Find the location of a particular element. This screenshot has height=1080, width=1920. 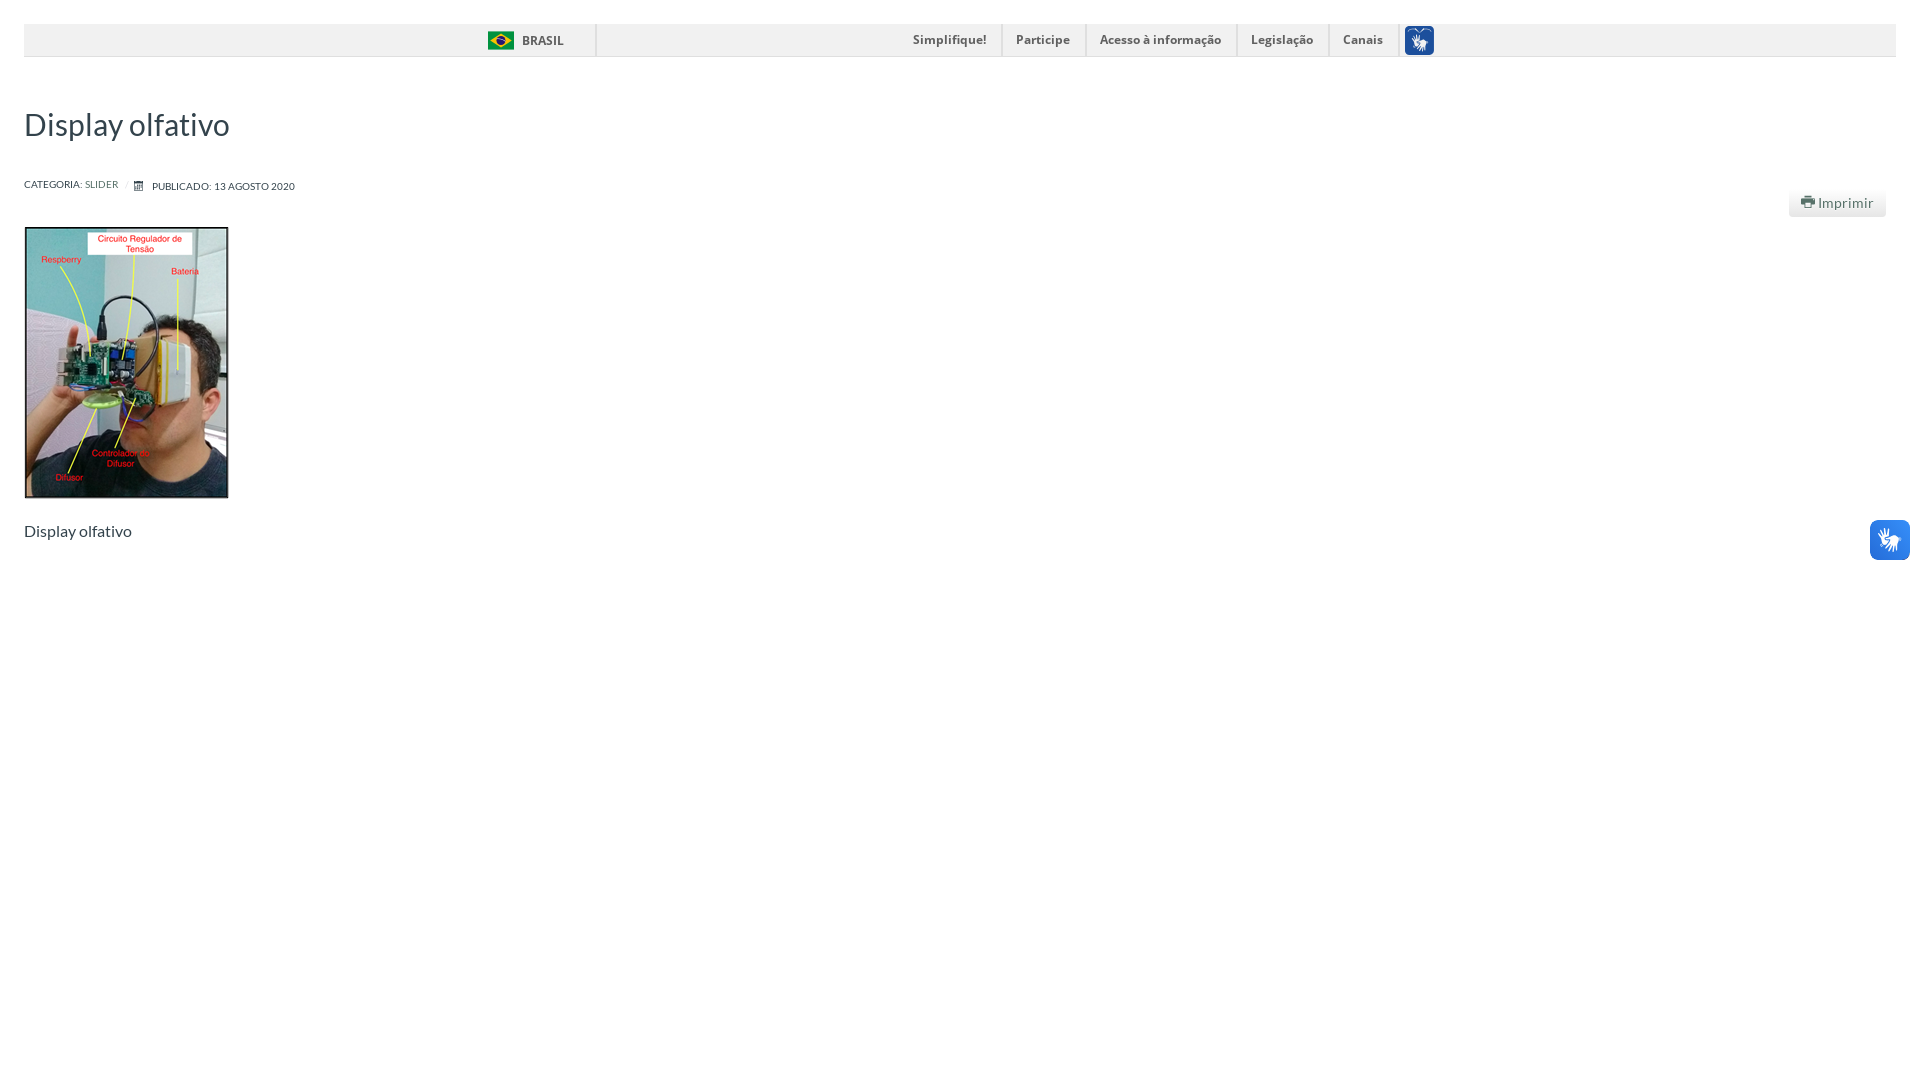

'Canais' is located at coordinates (1329, 39).